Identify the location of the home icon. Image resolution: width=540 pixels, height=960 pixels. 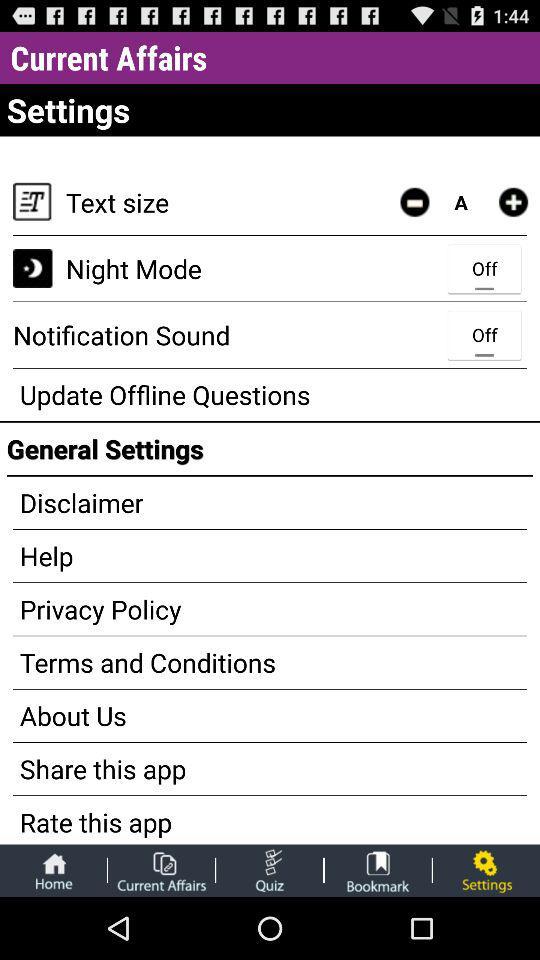
(53, 931).